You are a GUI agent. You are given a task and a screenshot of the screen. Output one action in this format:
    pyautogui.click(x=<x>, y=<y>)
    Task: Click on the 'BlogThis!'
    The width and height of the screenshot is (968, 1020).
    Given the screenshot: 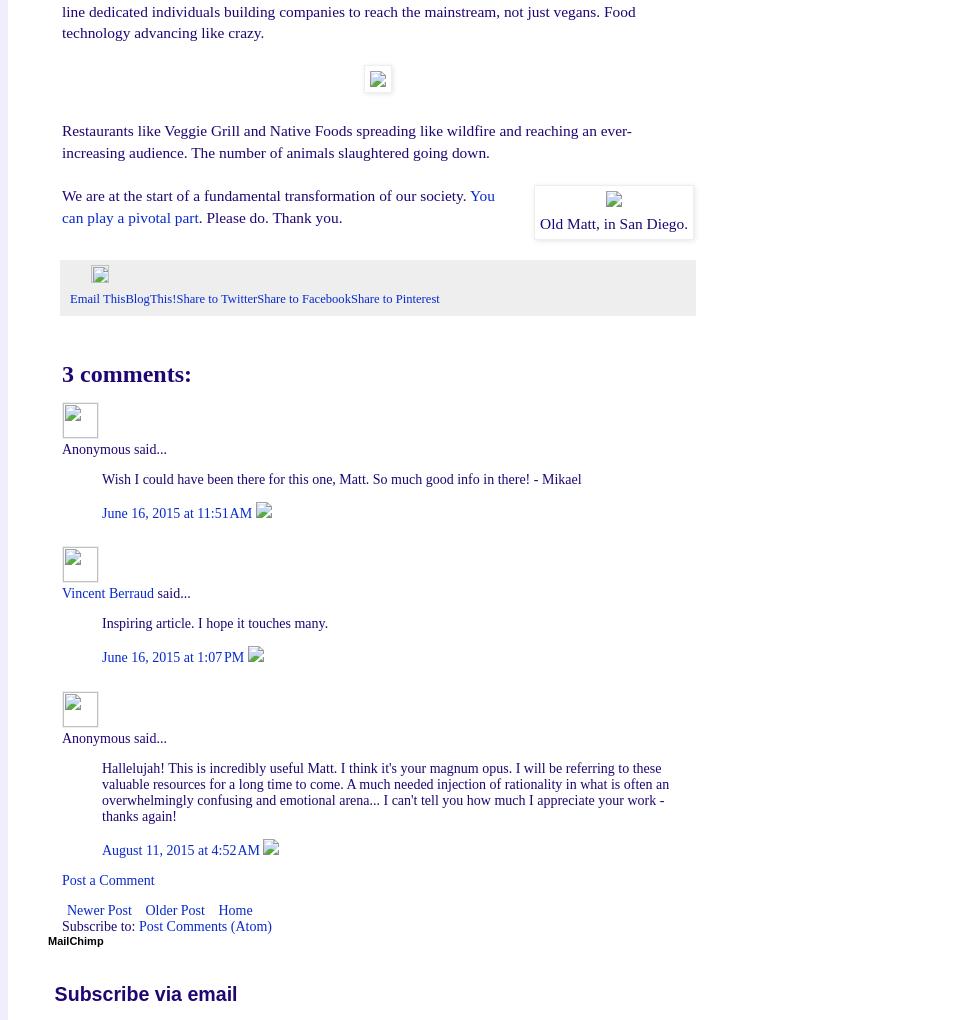 What is the action you would take?
    pyautogui.click(x=149, y=298)
    